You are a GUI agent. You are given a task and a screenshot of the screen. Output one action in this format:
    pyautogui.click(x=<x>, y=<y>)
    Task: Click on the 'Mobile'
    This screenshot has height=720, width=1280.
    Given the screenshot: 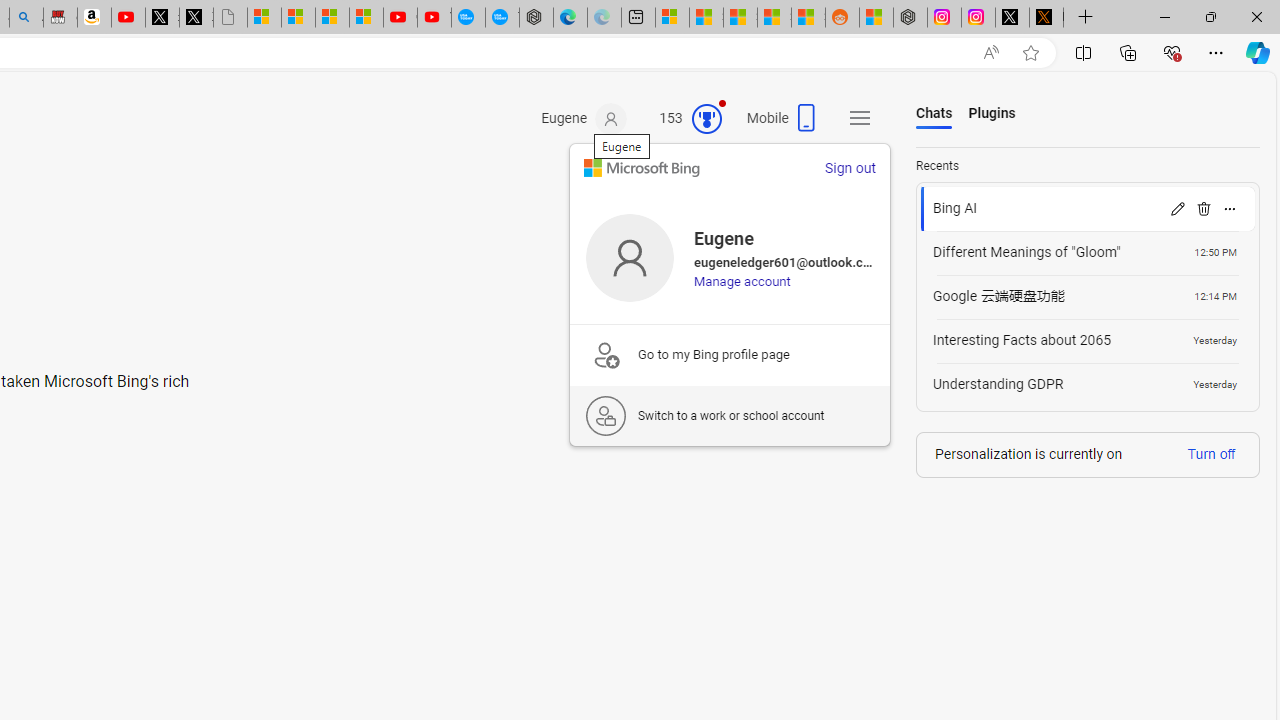 What is the action you would take?
    pyautogui.click(x=783, y=124)
    